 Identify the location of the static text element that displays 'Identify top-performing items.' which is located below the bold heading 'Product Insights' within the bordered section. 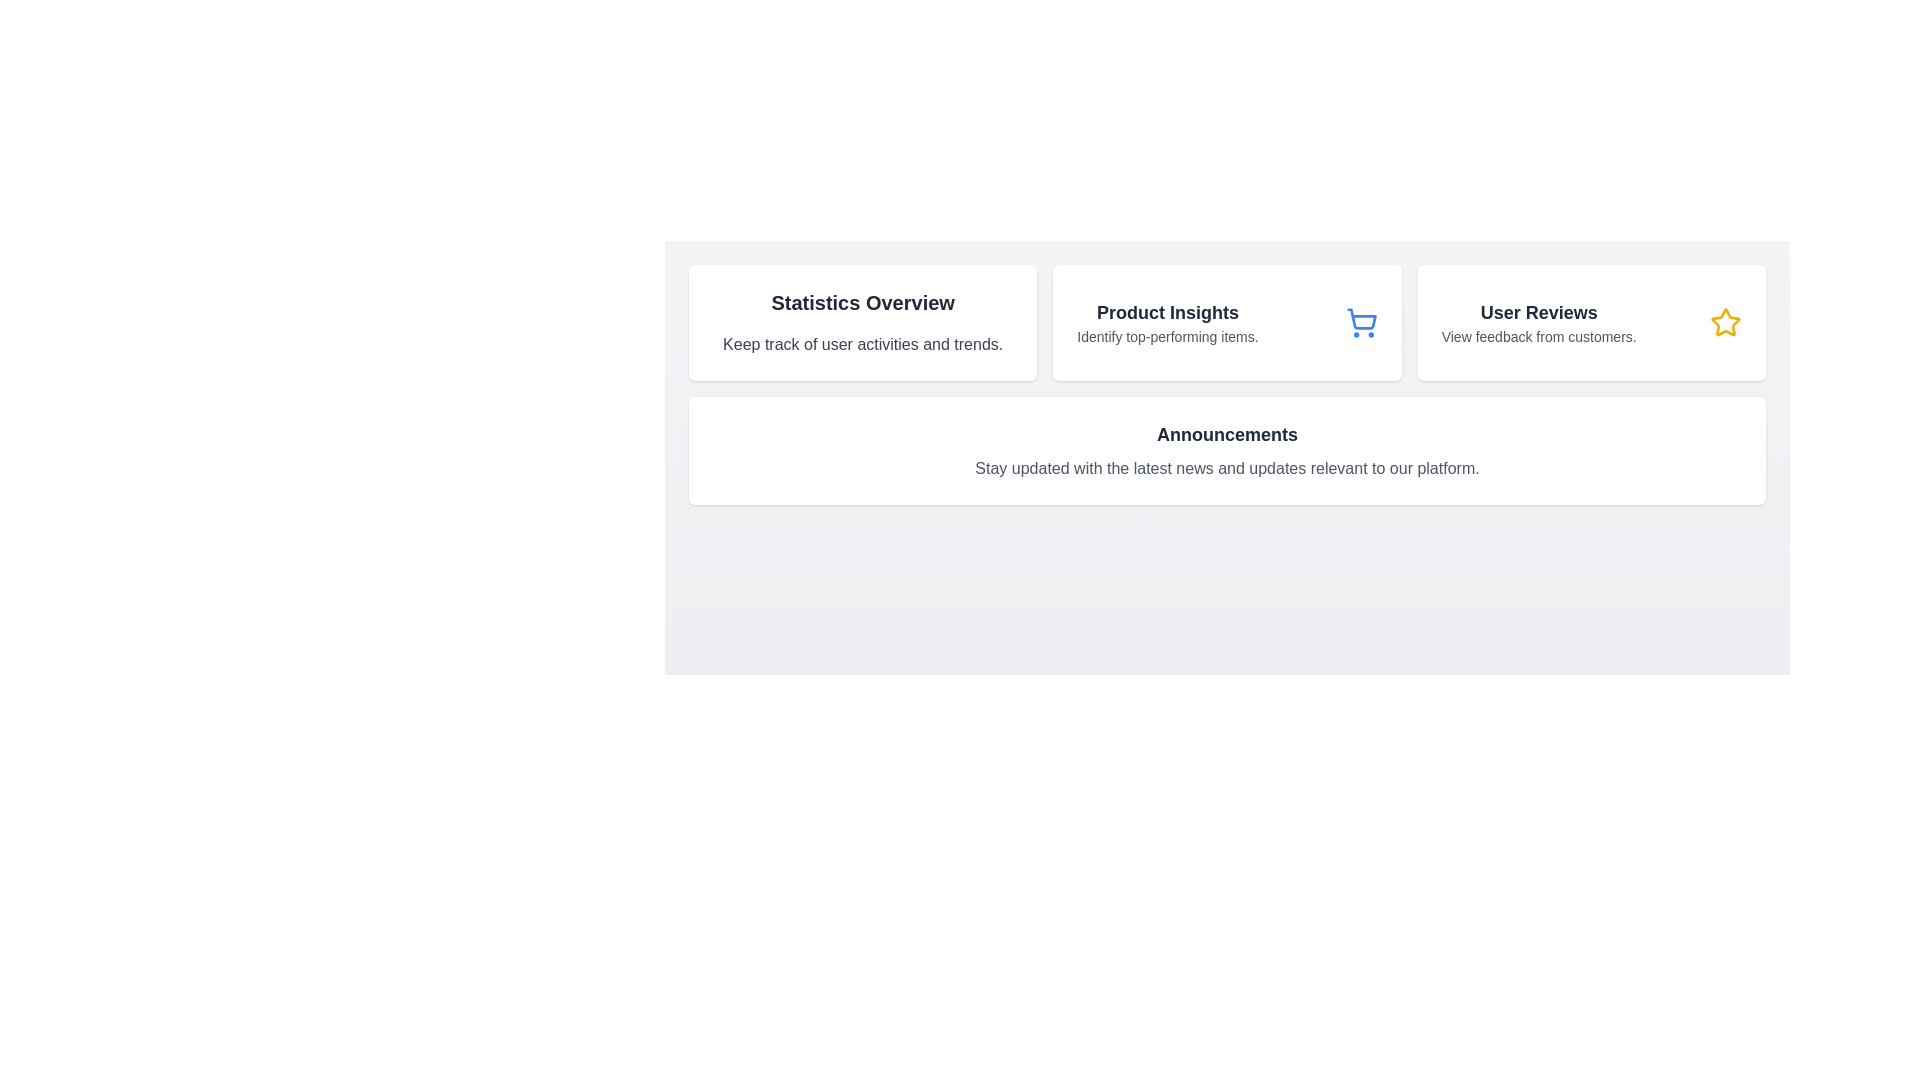
(1167, 335).